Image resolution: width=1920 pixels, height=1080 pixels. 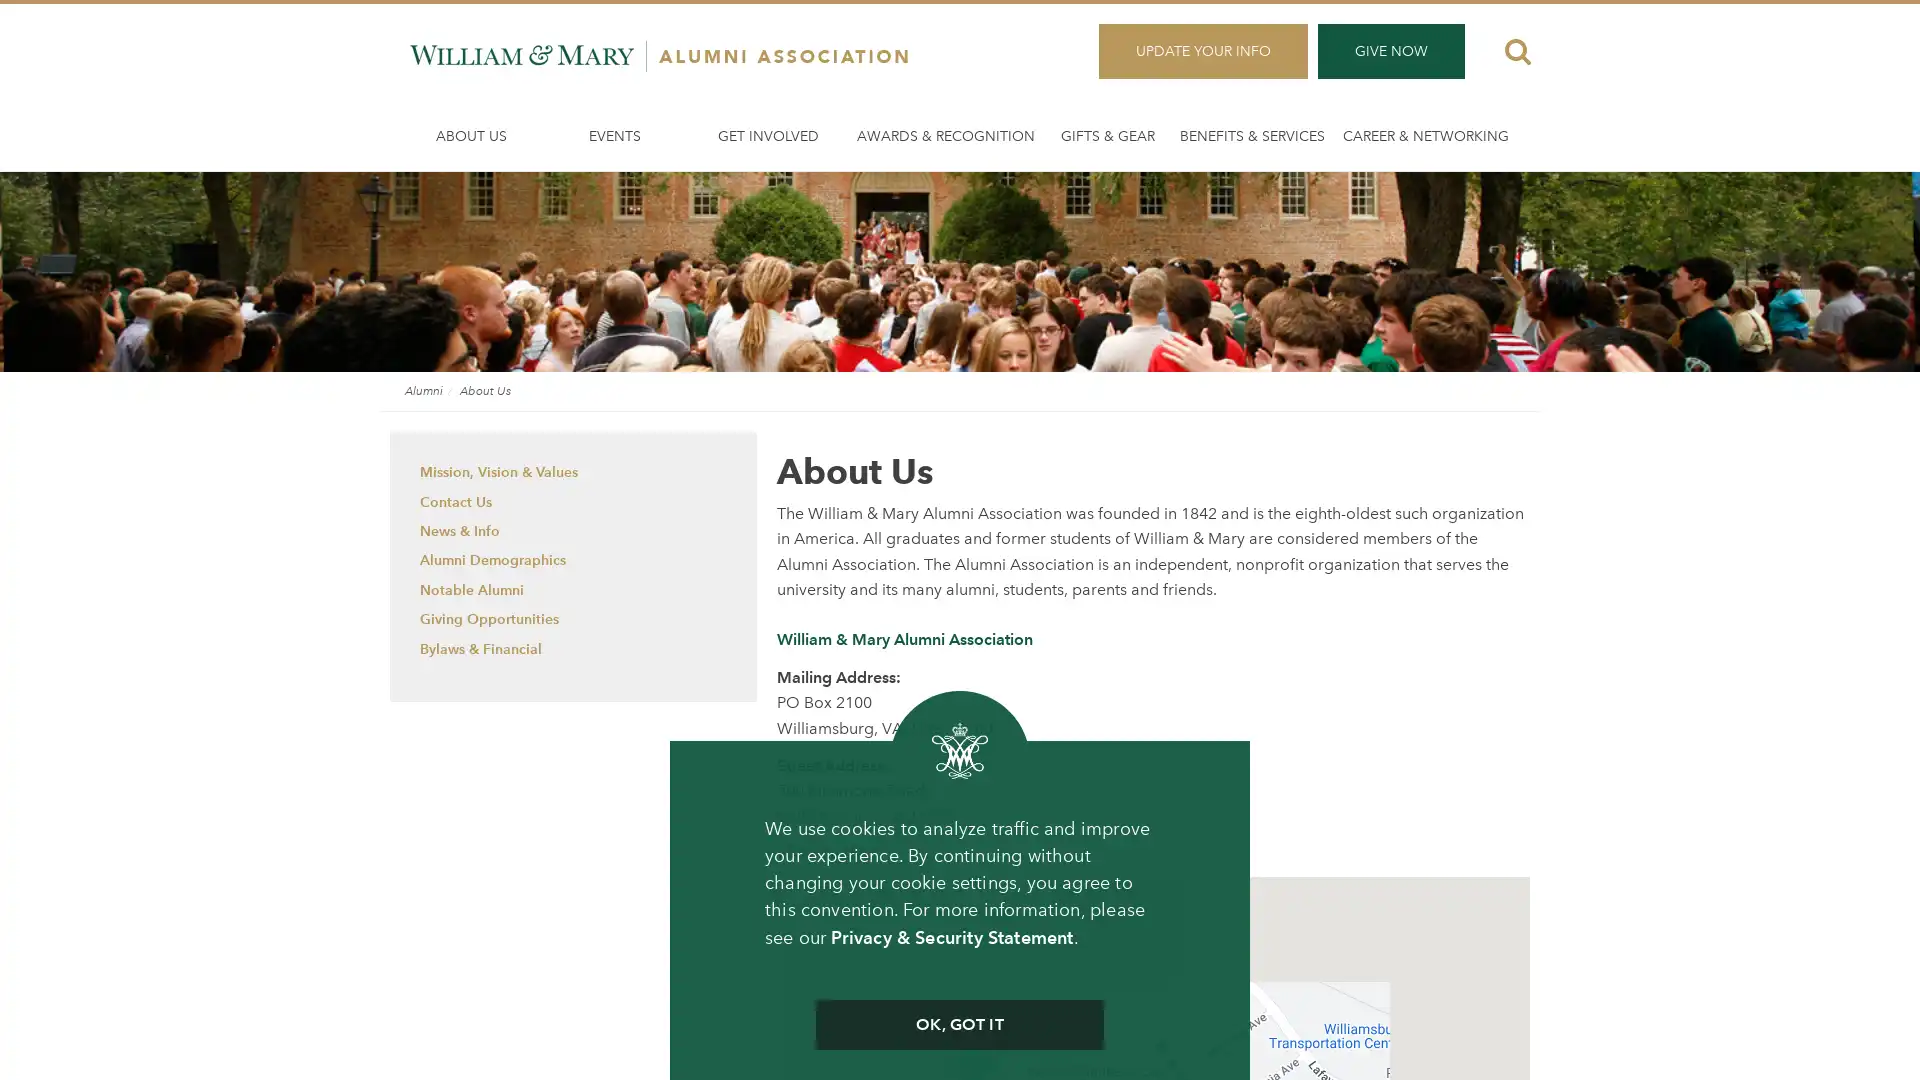 What do you see at coordinates (958, 1025) in the screenshot?
I see `OK, GOT IT` at bounding box center [958, 1025].